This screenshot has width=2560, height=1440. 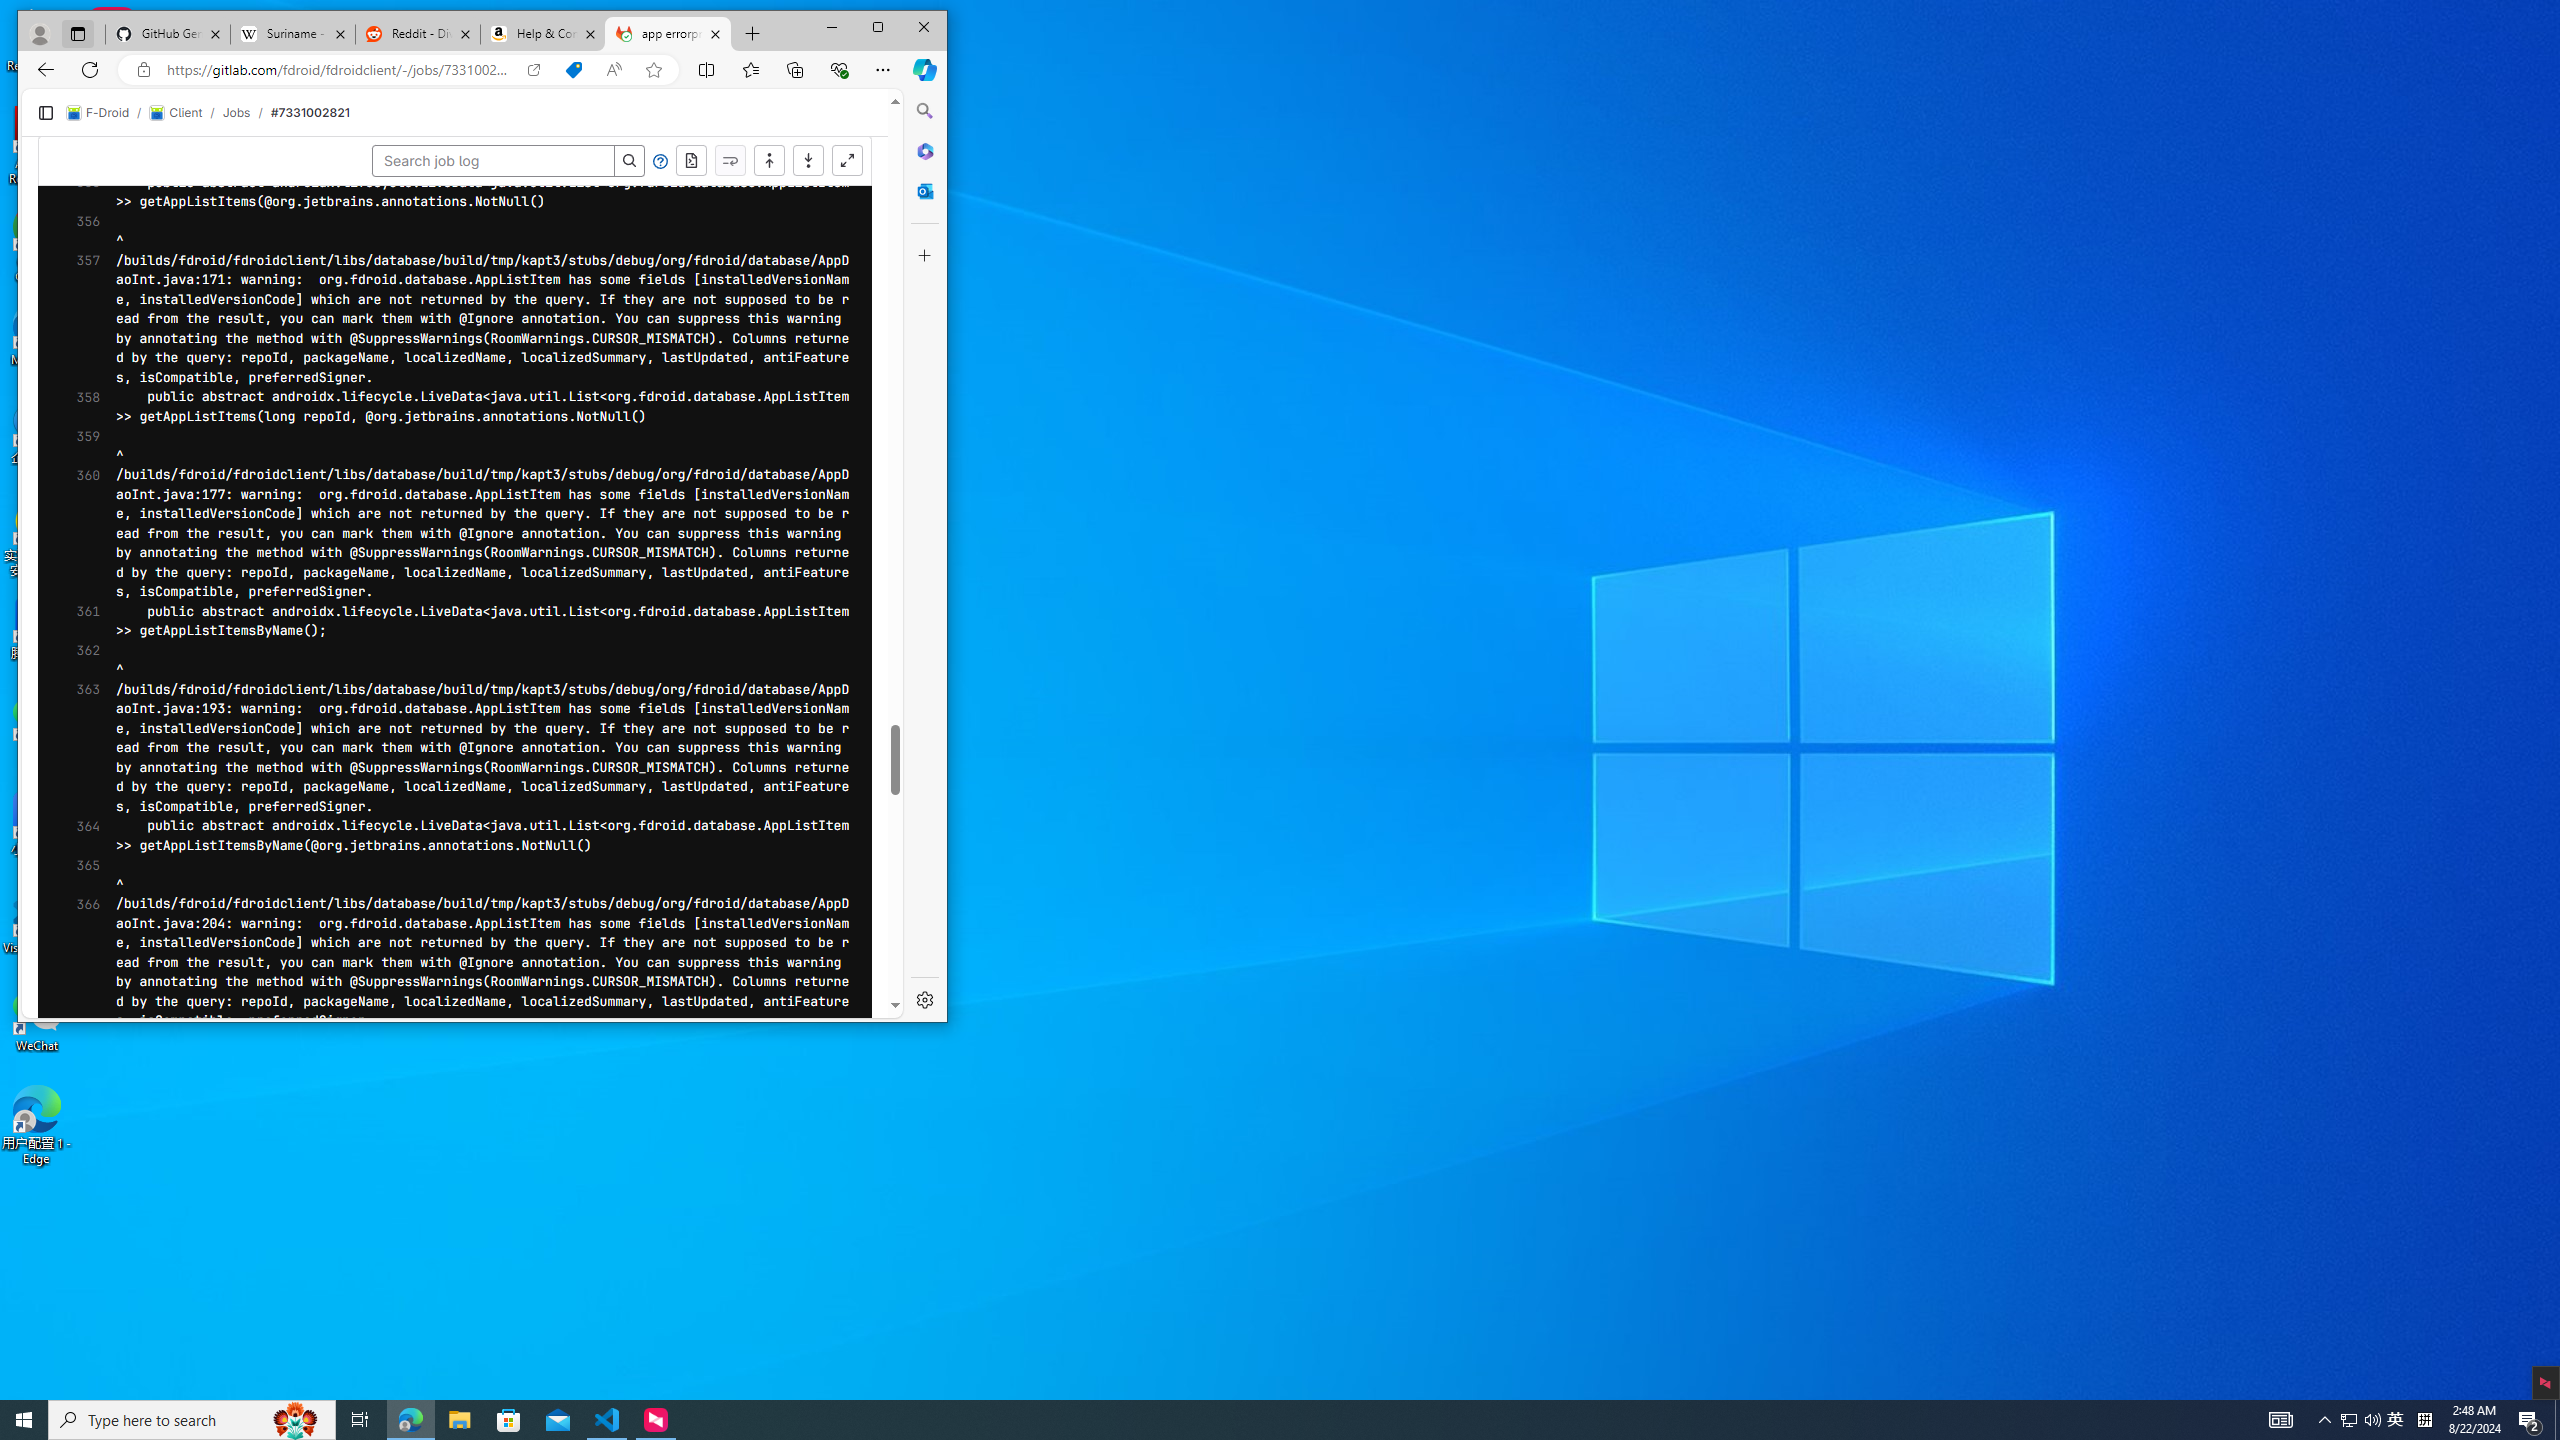 I want to click on 'Notification Chevron', so click(x=2324, y=1418).